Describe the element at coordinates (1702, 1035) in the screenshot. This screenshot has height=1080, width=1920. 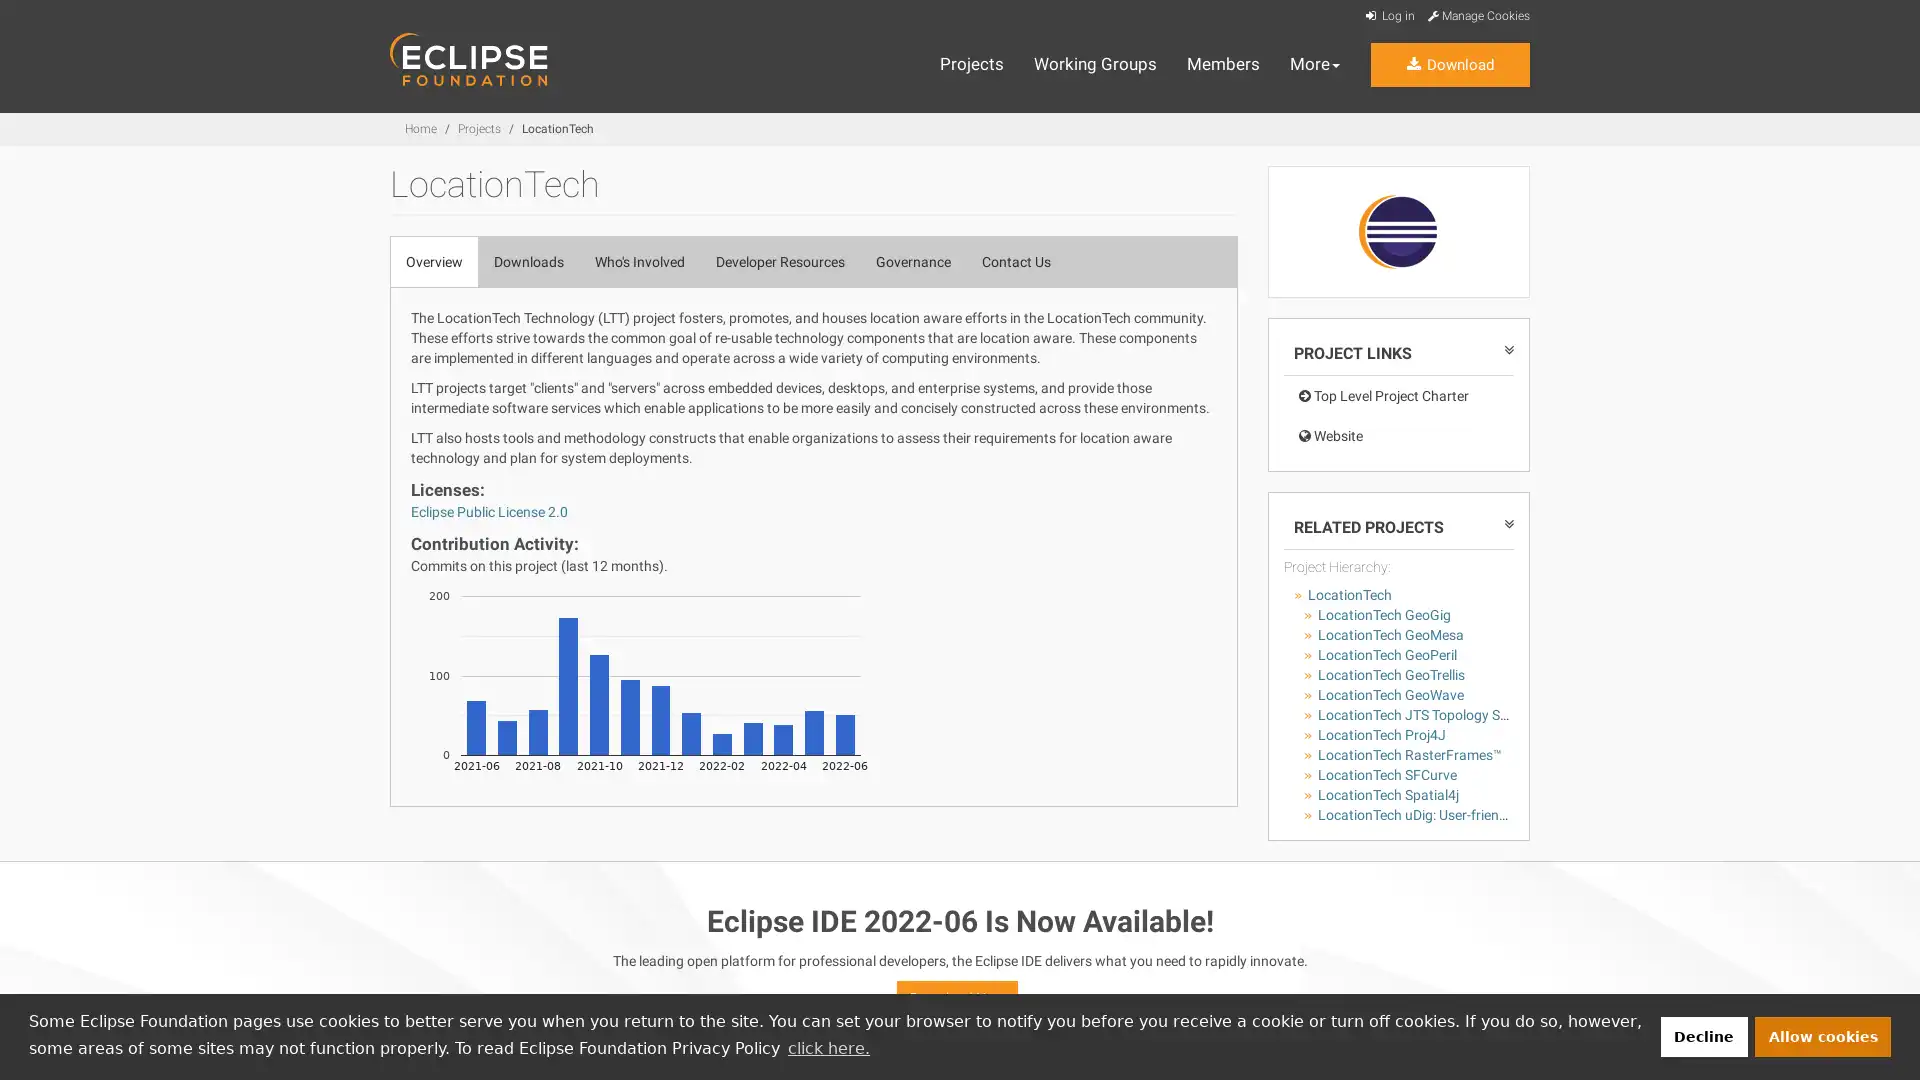
I see `deny cookies` at that location.